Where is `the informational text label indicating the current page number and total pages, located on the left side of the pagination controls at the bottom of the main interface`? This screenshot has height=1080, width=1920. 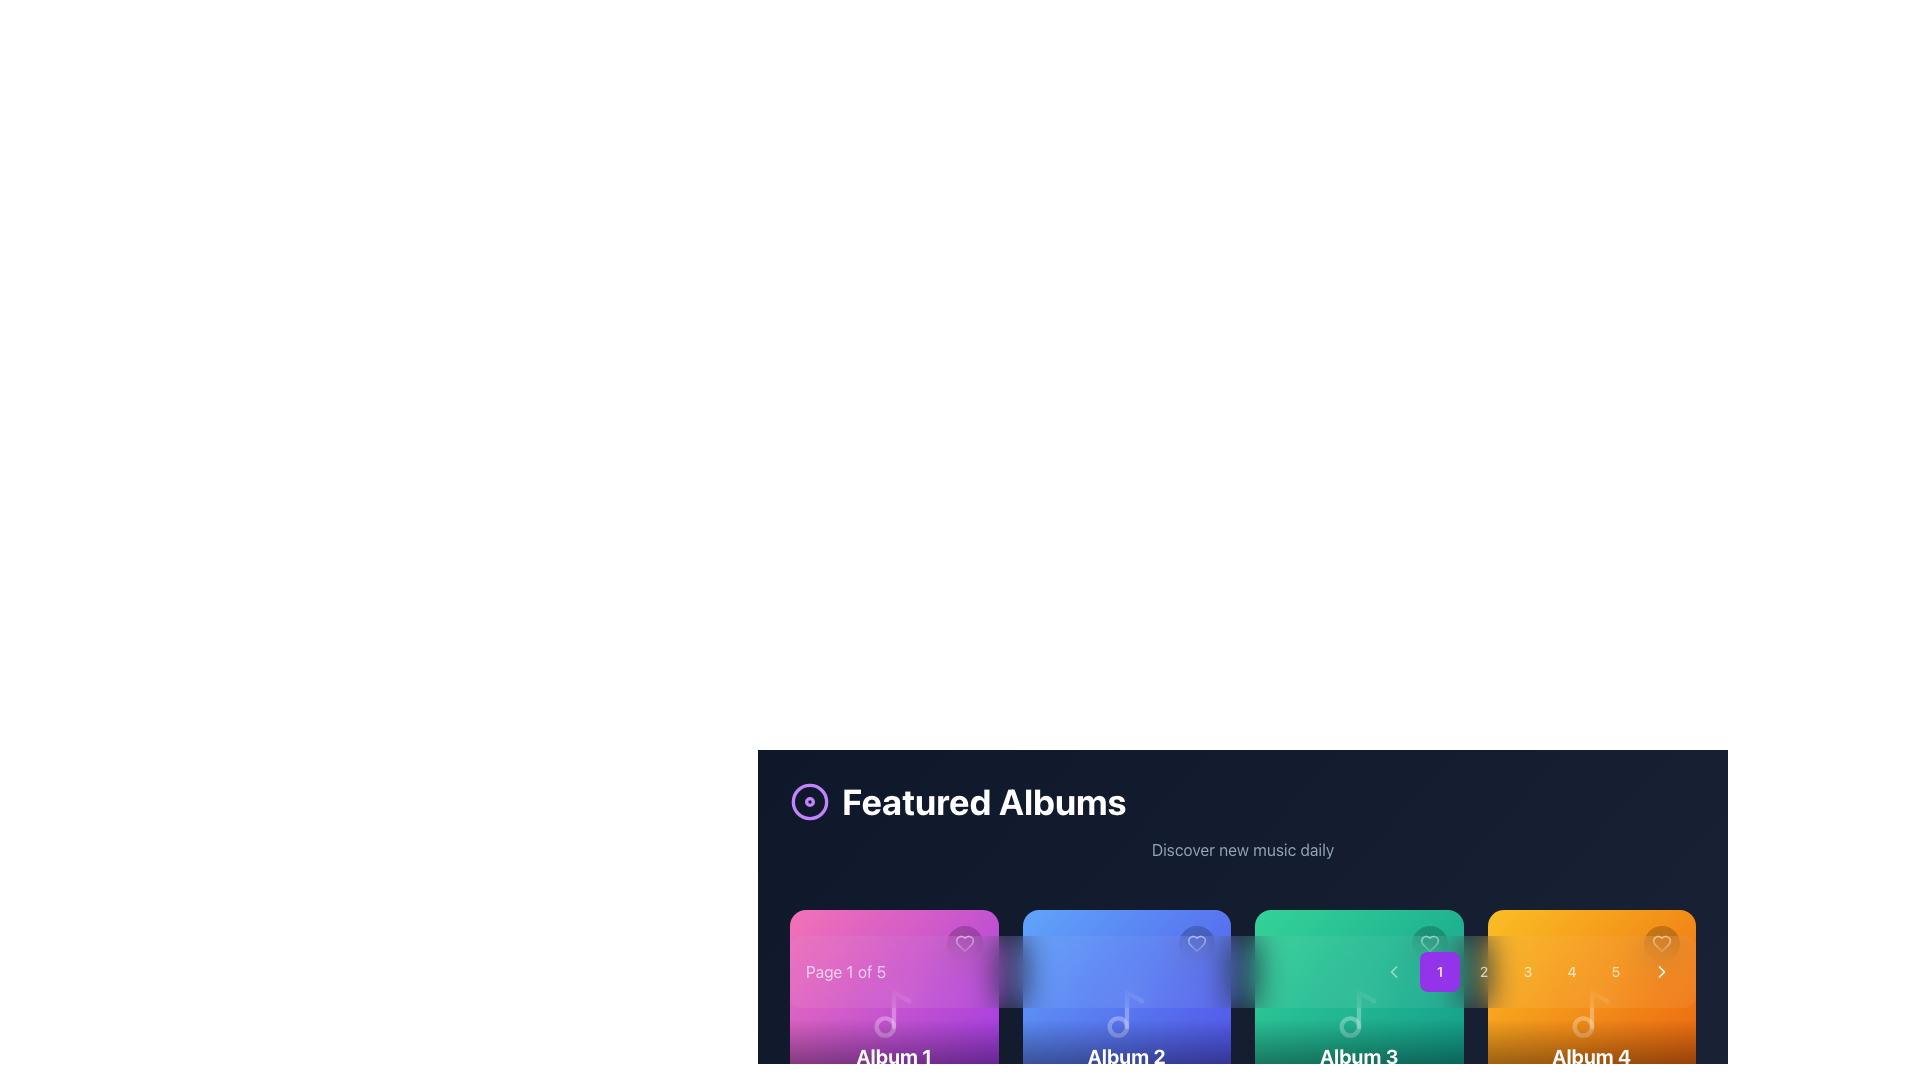 the informational text label indicating the current page number and total pages, located on the left side of the pagination controls at the bottom of the main interface is located at coordinates (846, 971).